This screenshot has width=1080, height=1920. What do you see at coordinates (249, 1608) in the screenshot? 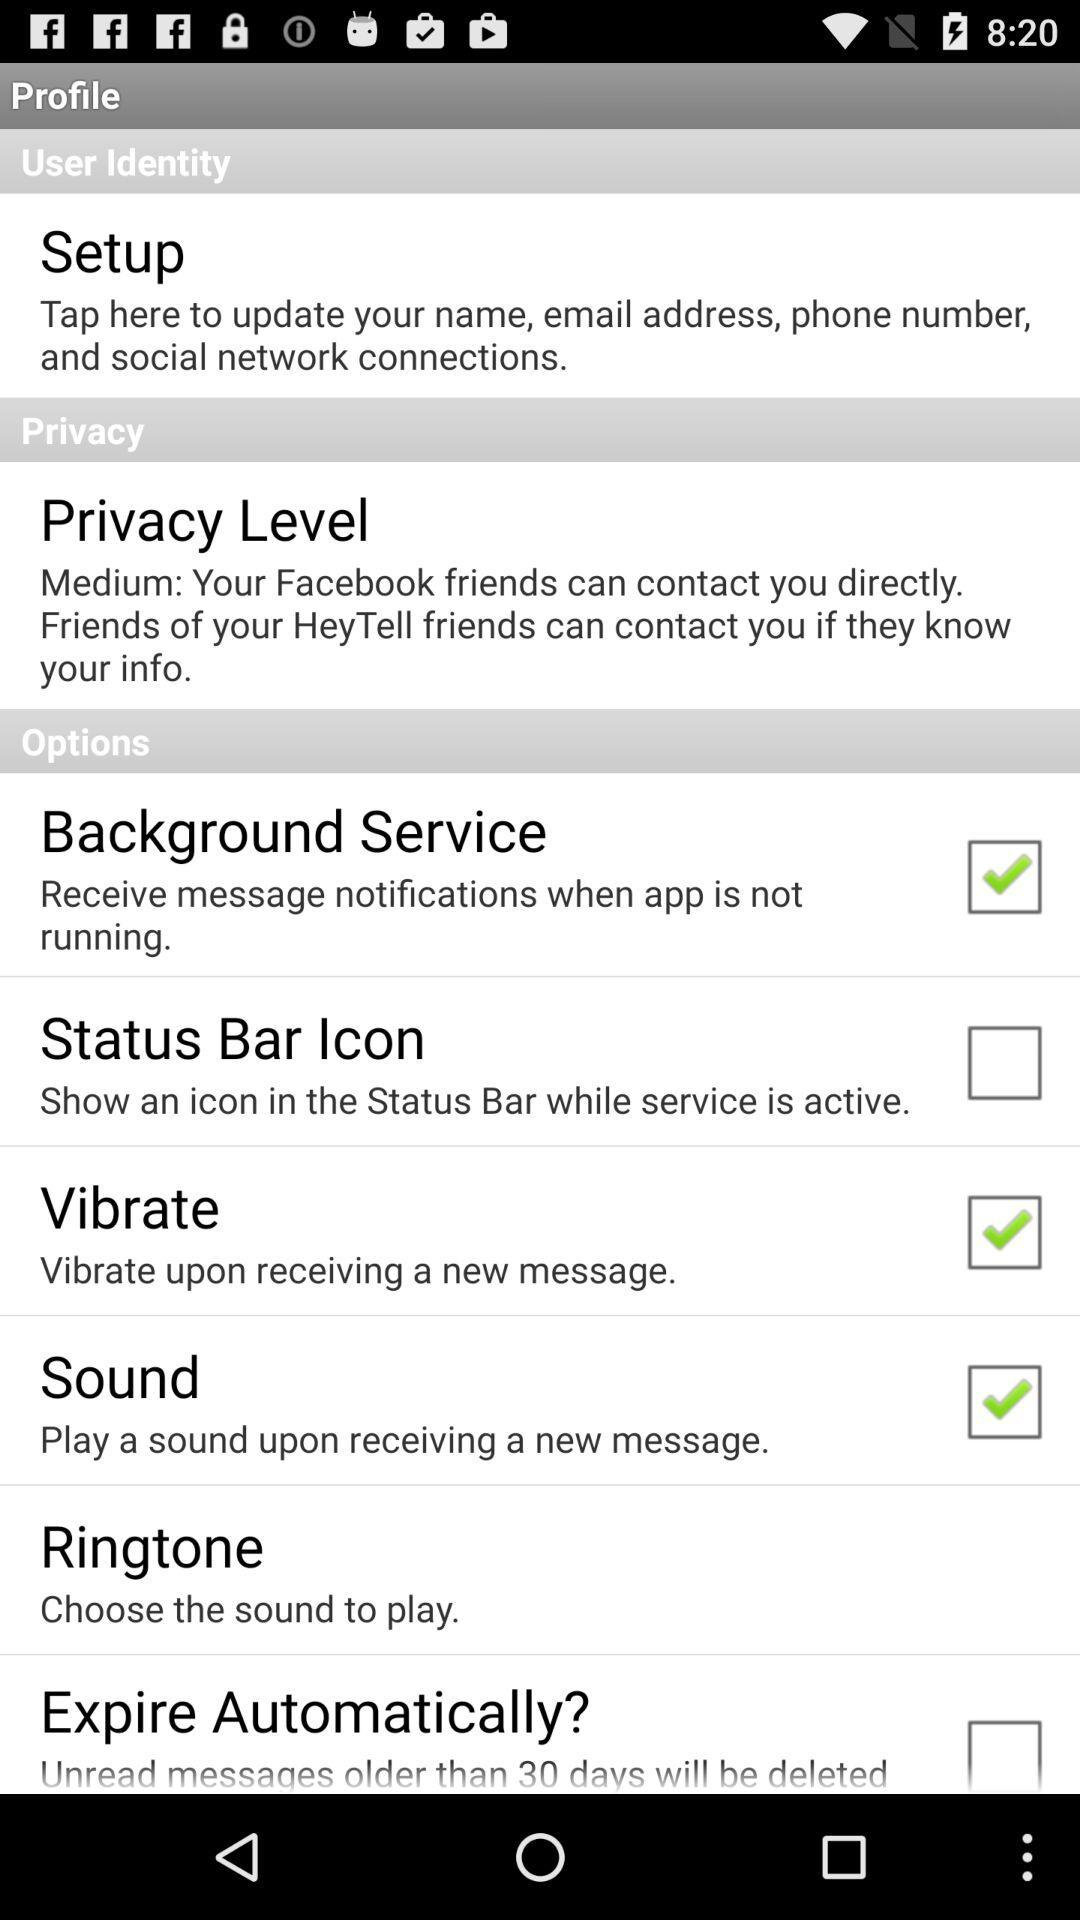
I see `icon below ringtone` at bounding box center [249, 1608].